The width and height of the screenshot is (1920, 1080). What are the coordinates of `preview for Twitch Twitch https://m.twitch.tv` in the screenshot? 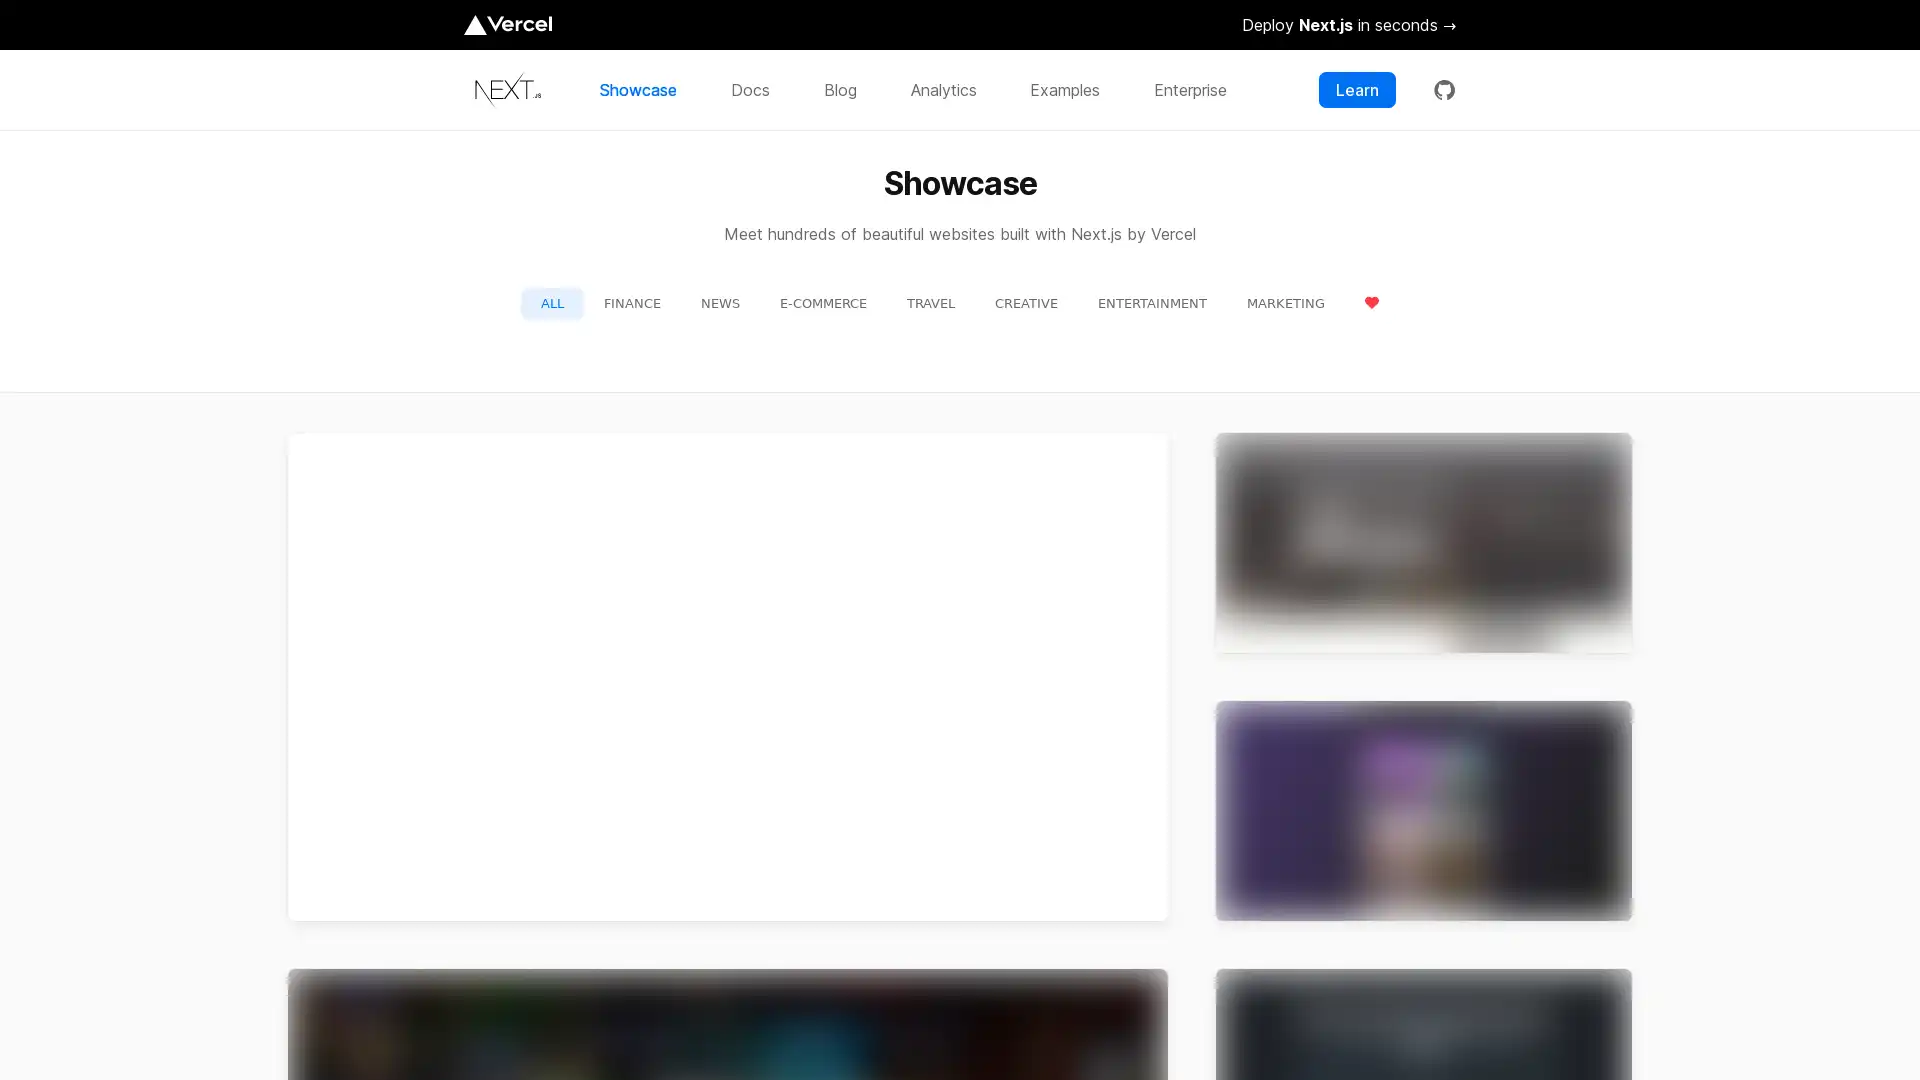 It's located at (1423, 810).